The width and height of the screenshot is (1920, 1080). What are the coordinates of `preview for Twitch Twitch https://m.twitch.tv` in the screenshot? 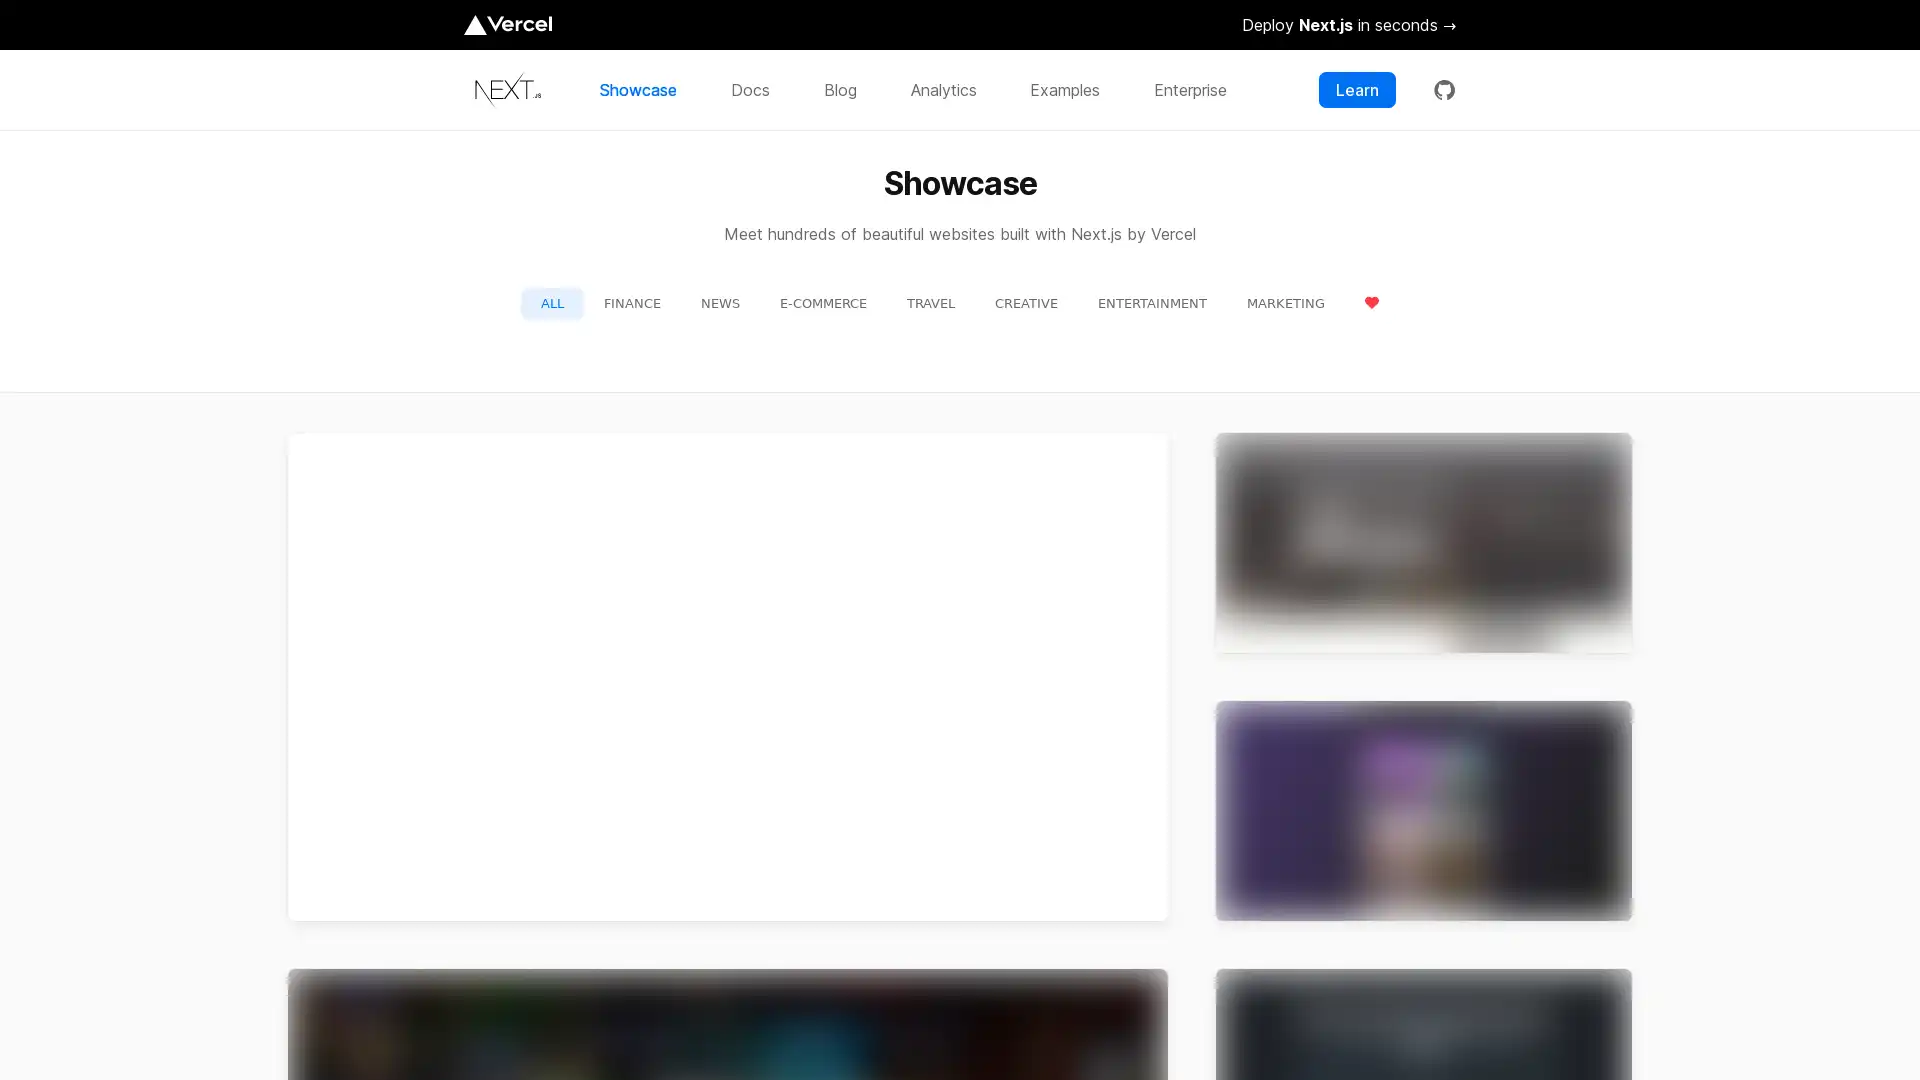 It's located at (1423, 810).